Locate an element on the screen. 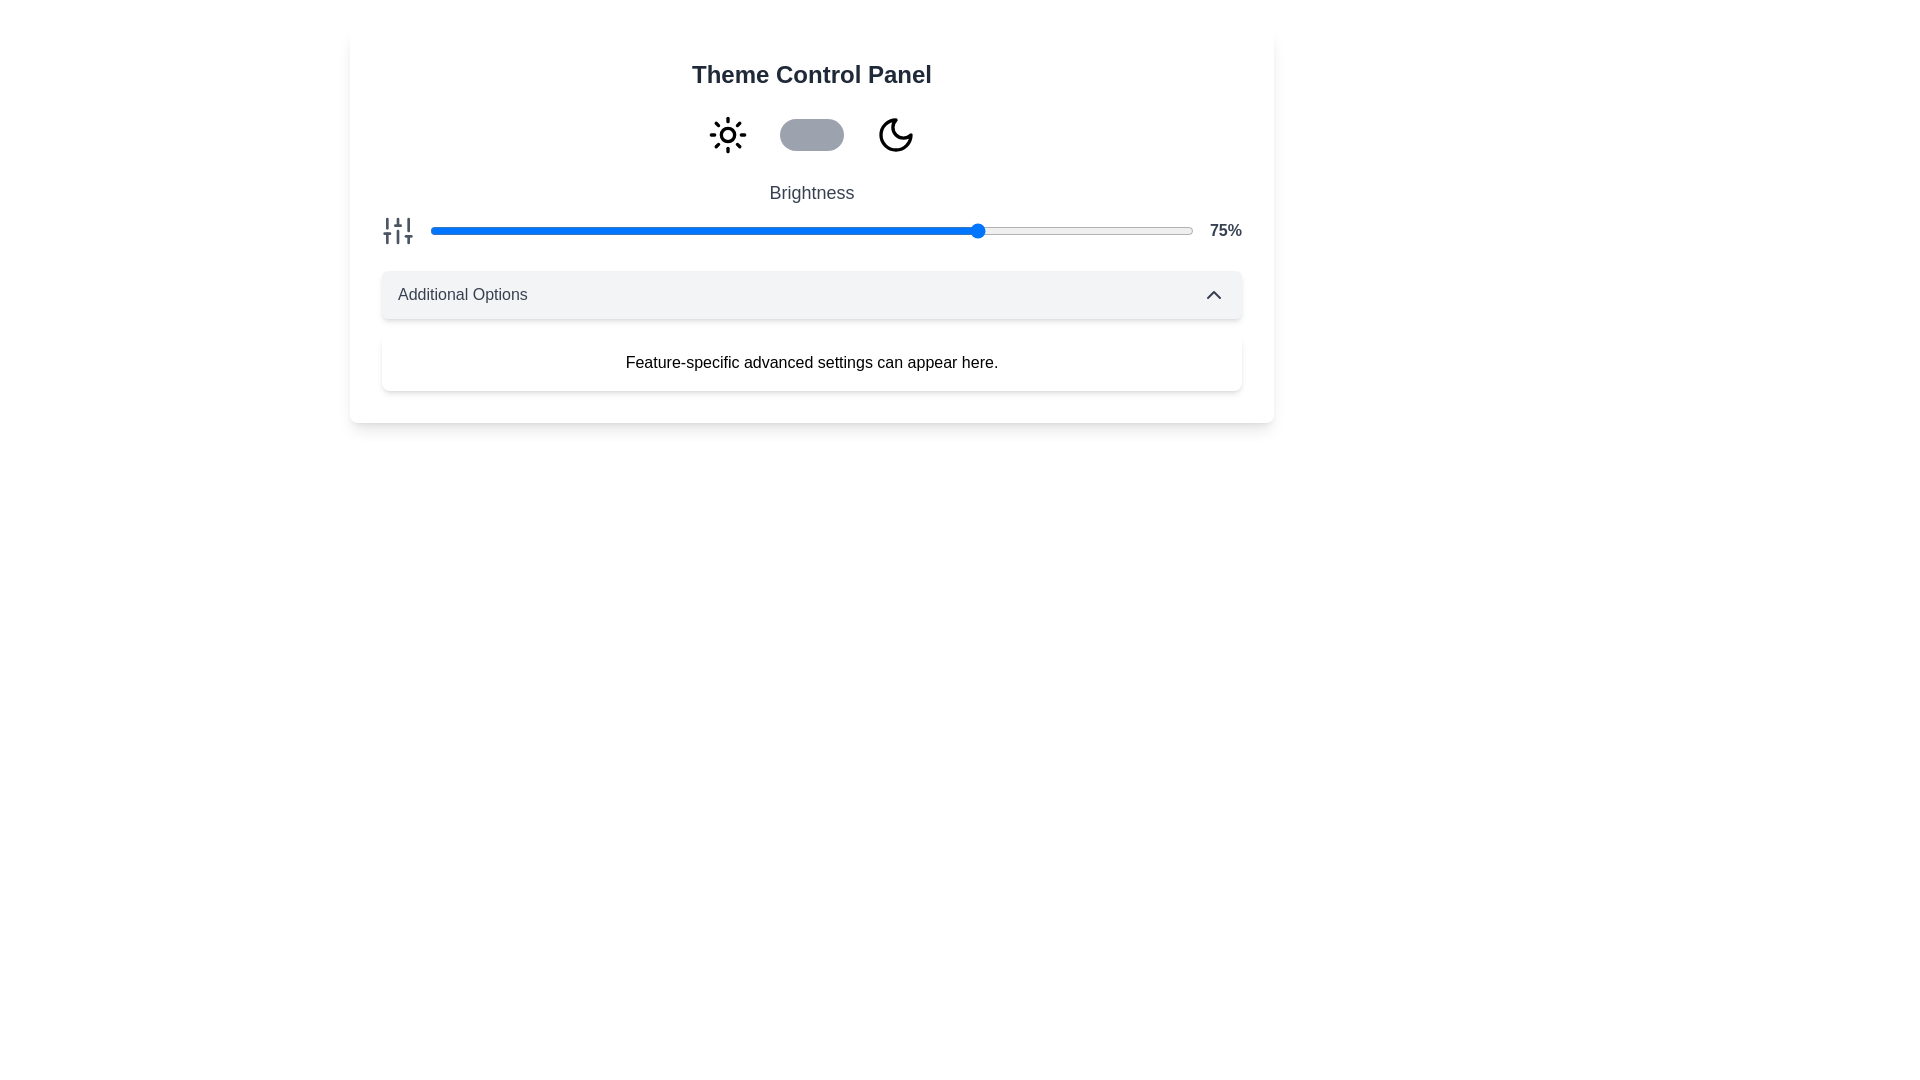  the sun icon, which is the leftmost element in a horizontal group at the top of the control panel, indicating brightness with its yellow hue and radial lines is located at coordinates (727, 135).